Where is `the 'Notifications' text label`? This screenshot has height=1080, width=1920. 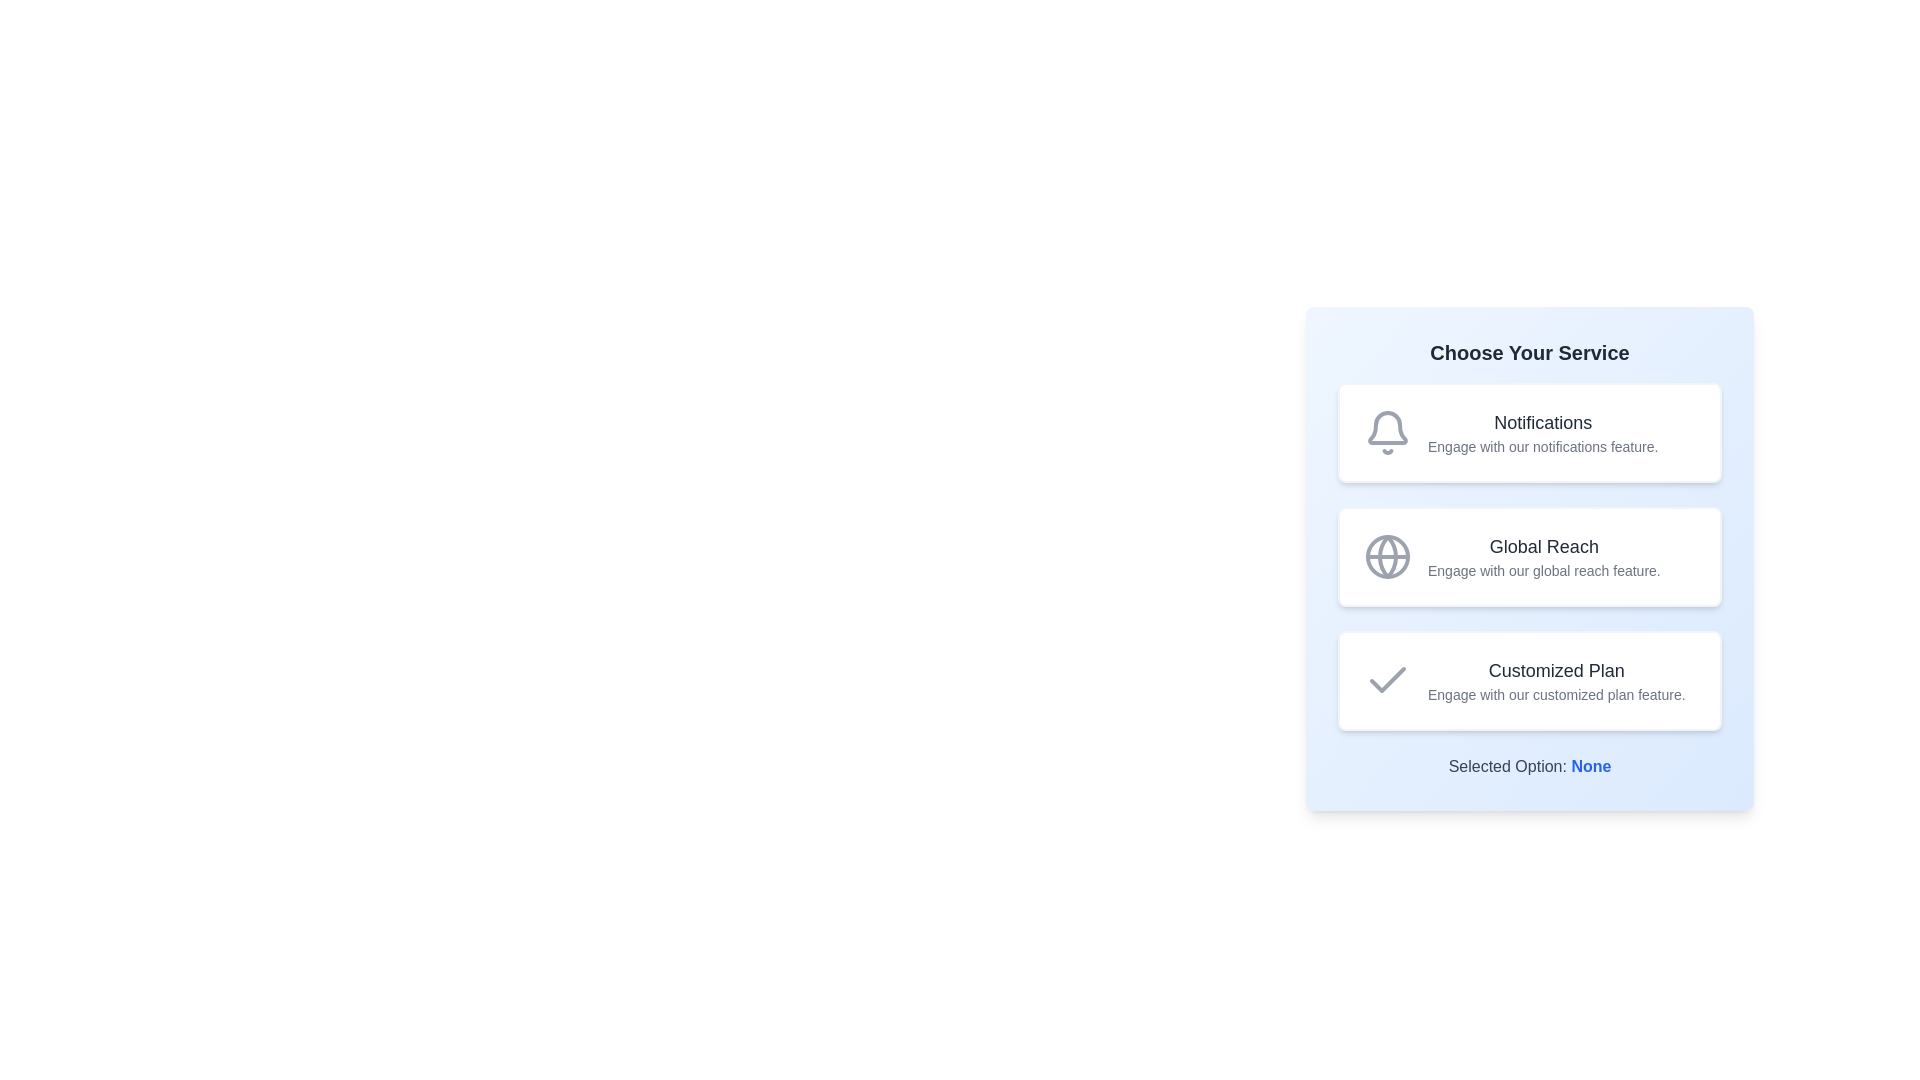
the 'Notifications' text label is located at coordinates (1542, 422).